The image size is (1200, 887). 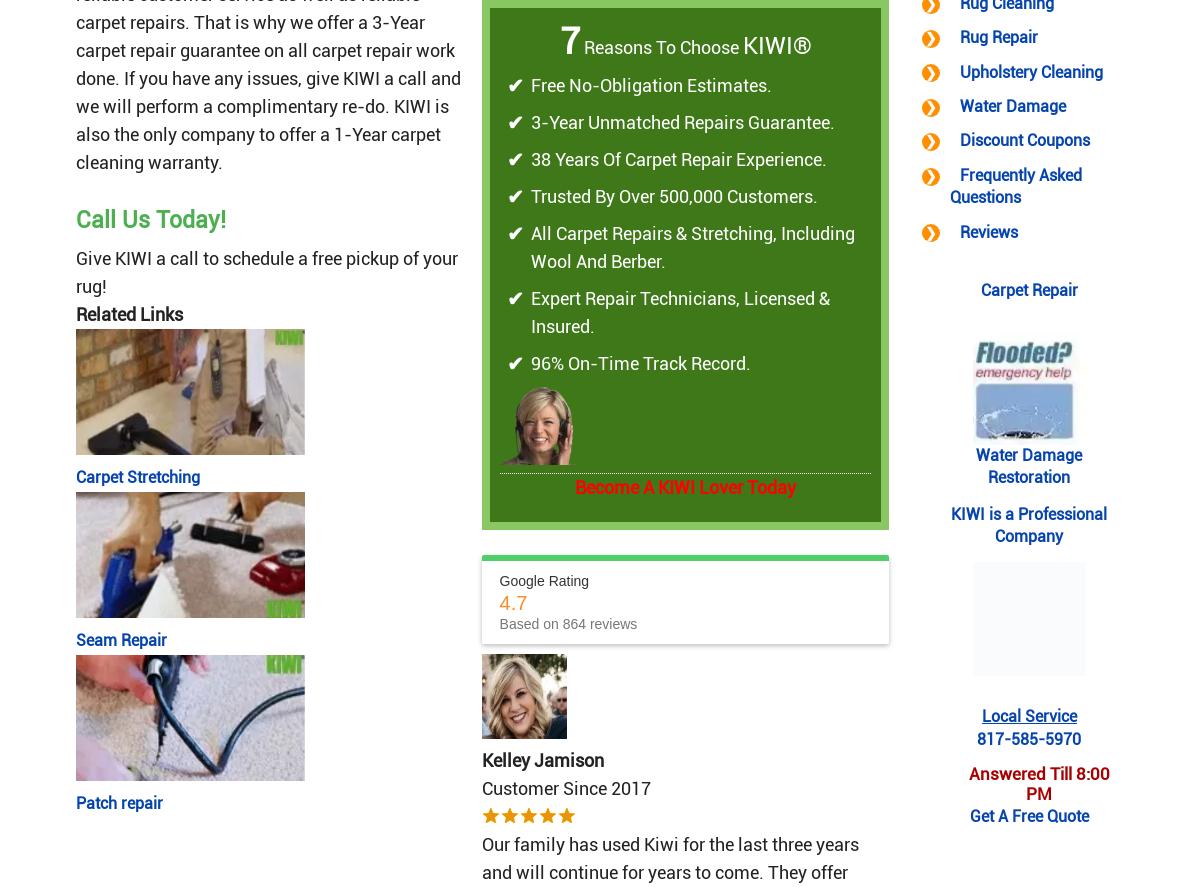 What do you see at coordinates (396, 16) in the screenshot?
I see `'Water Damage FAQ'` at bounding box center [396, 16].